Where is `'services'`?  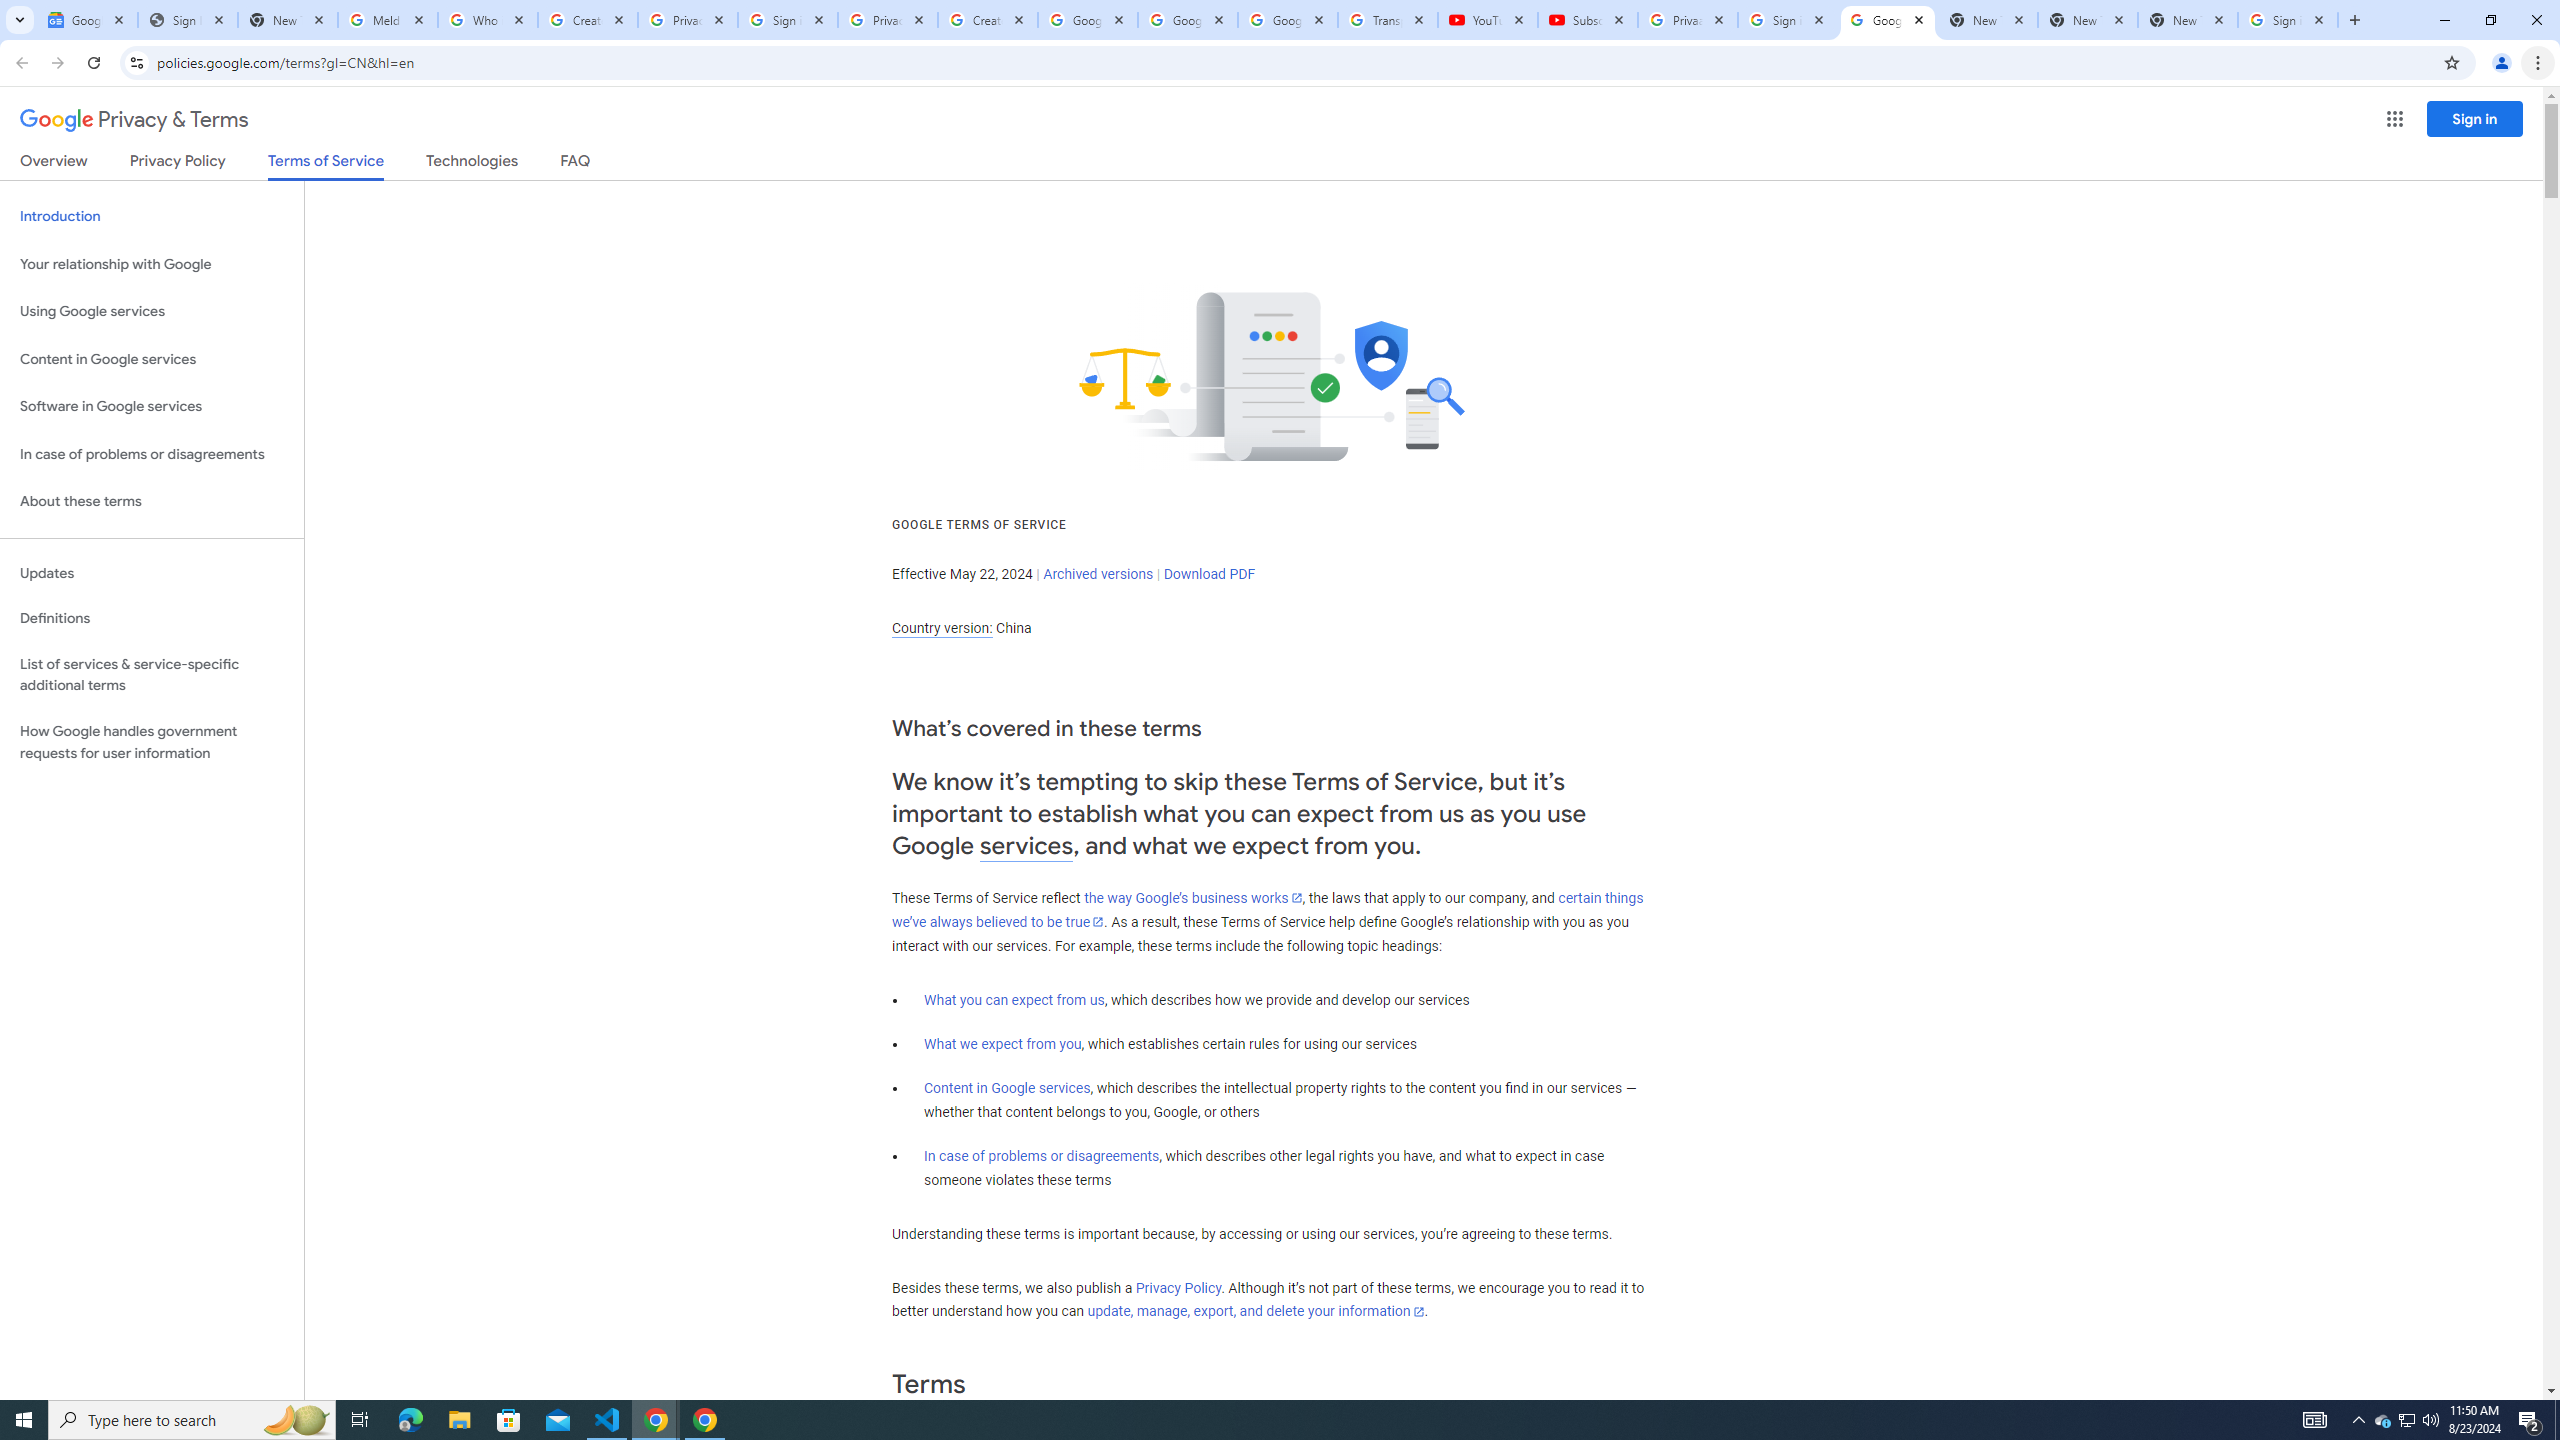
'services' is located at coordinates (1026, 846).